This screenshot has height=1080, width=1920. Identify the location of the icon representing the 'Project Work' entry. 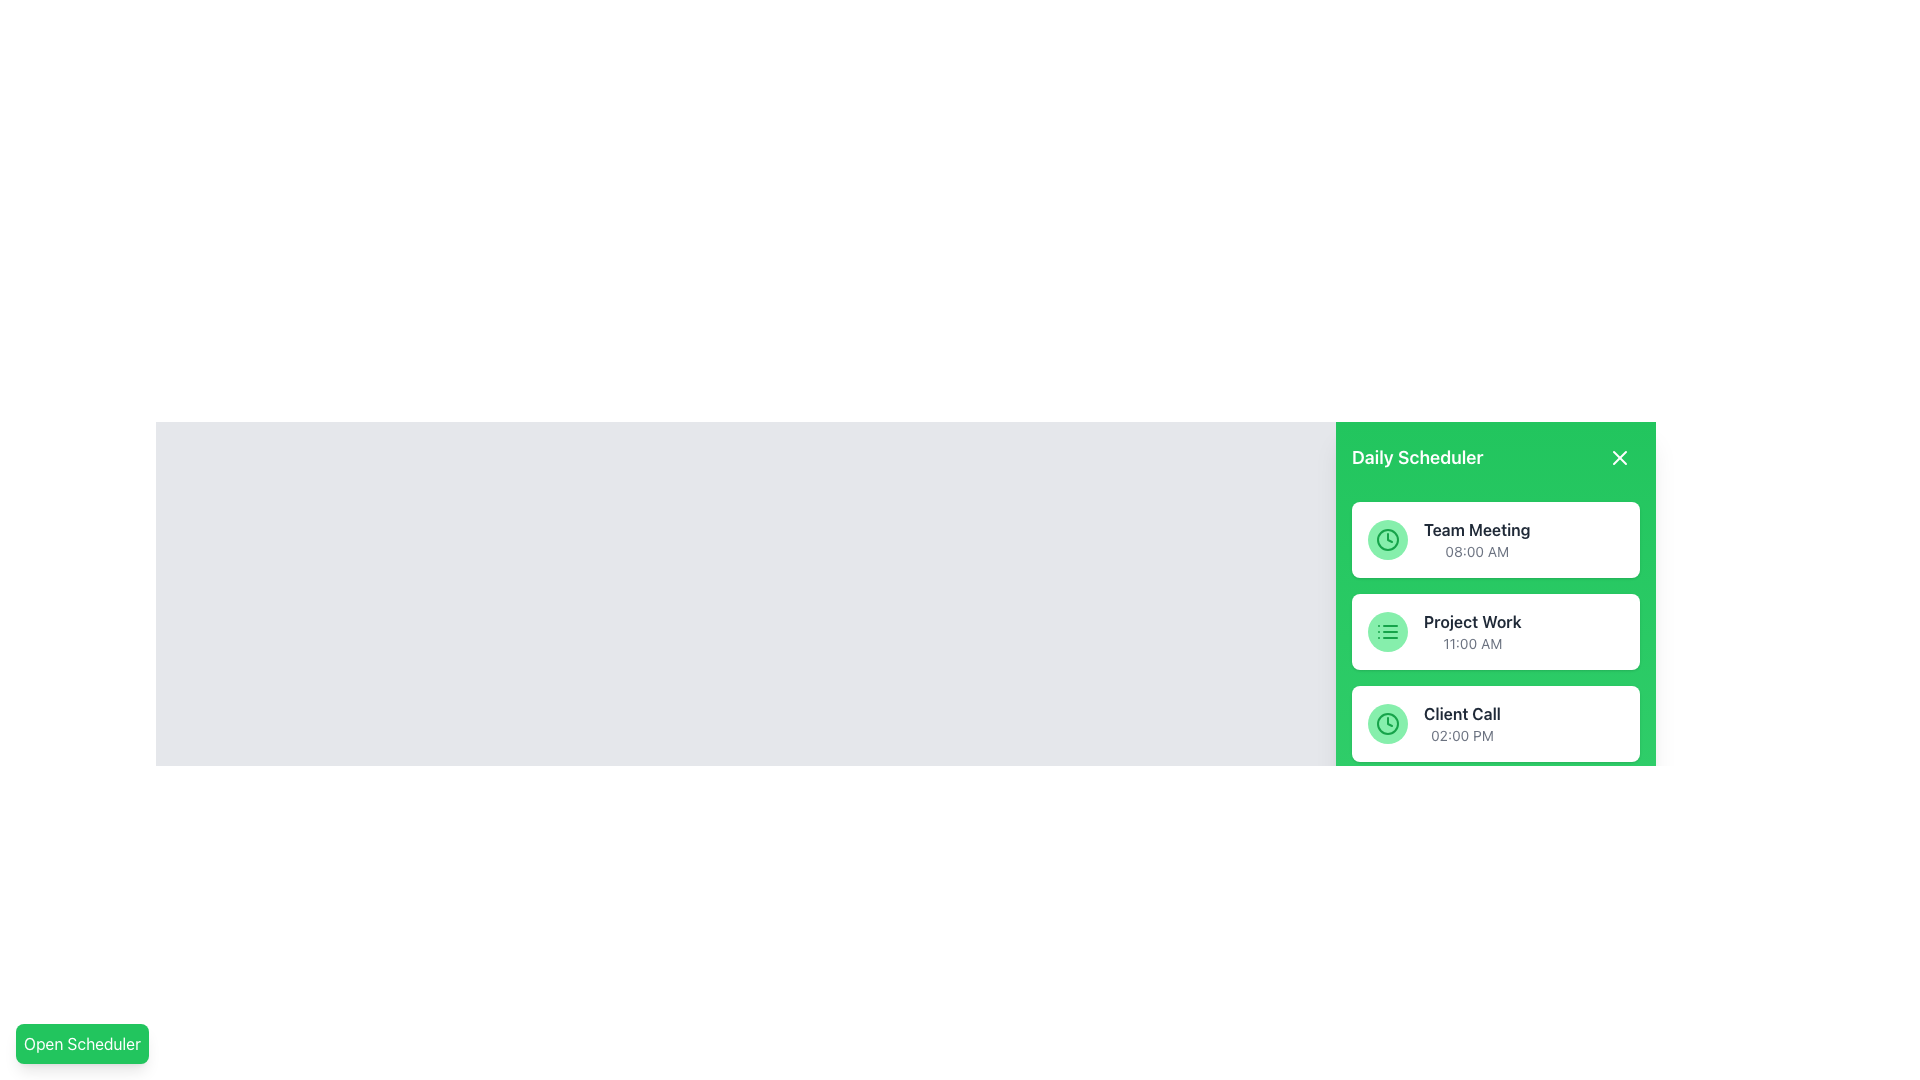
(1386, 632).